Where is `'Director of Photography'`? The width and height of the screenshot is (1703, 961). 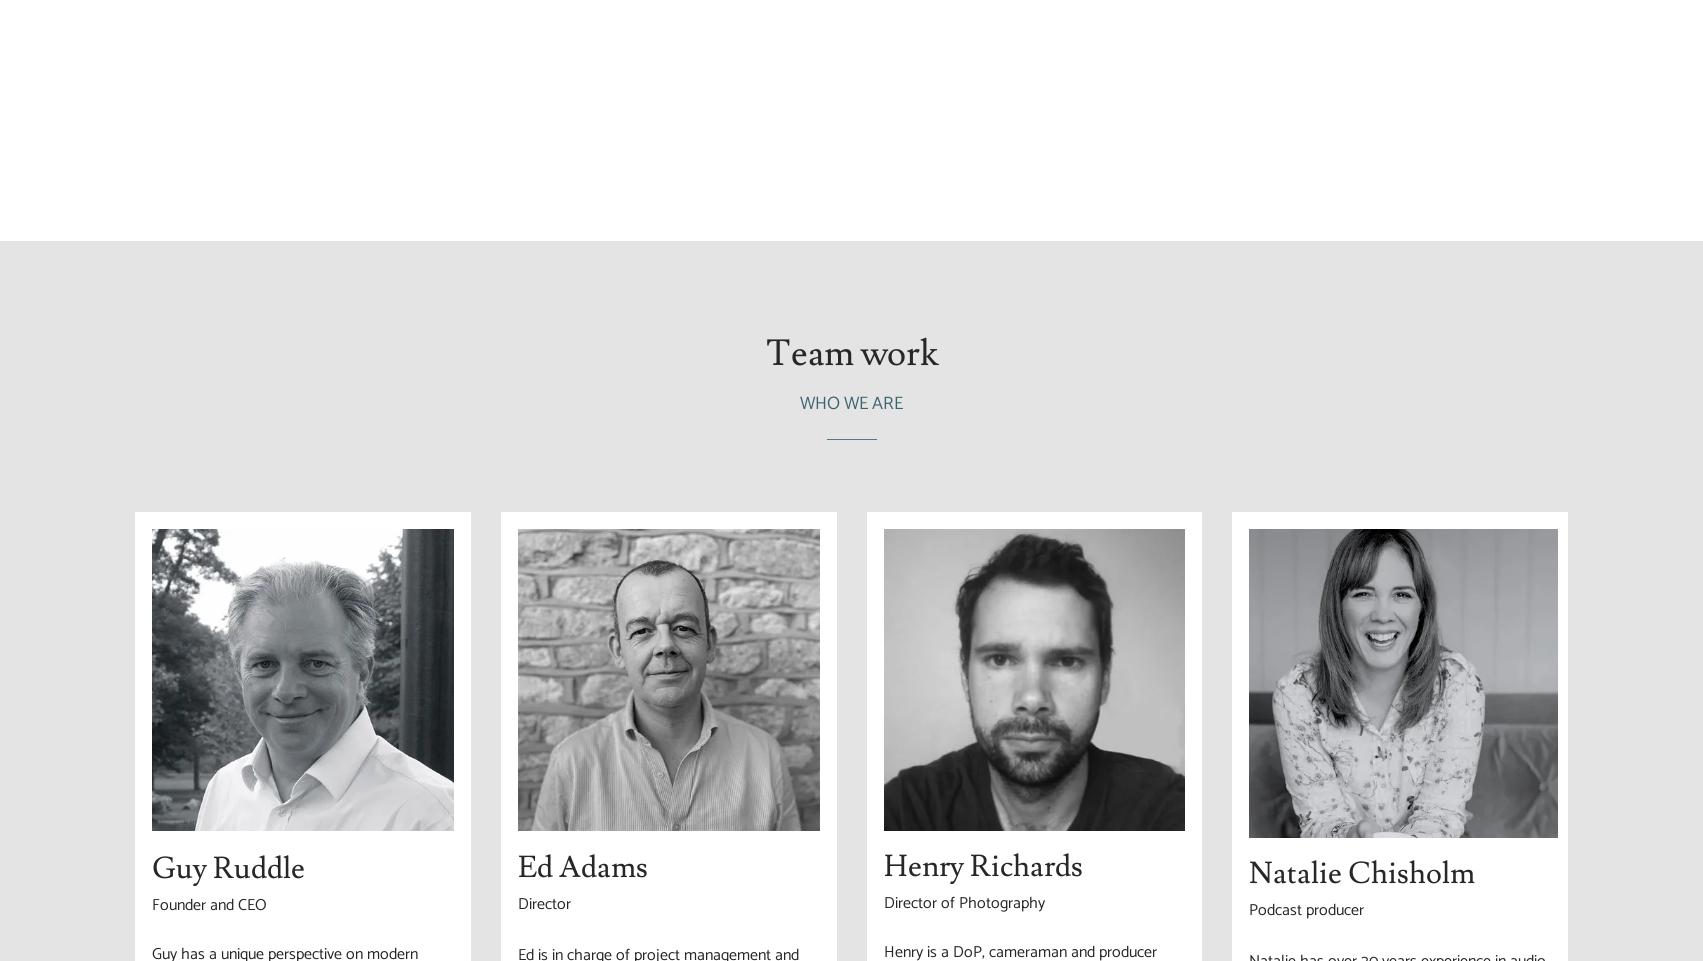 'Director of Photography' is located at coordinates (962, 902).